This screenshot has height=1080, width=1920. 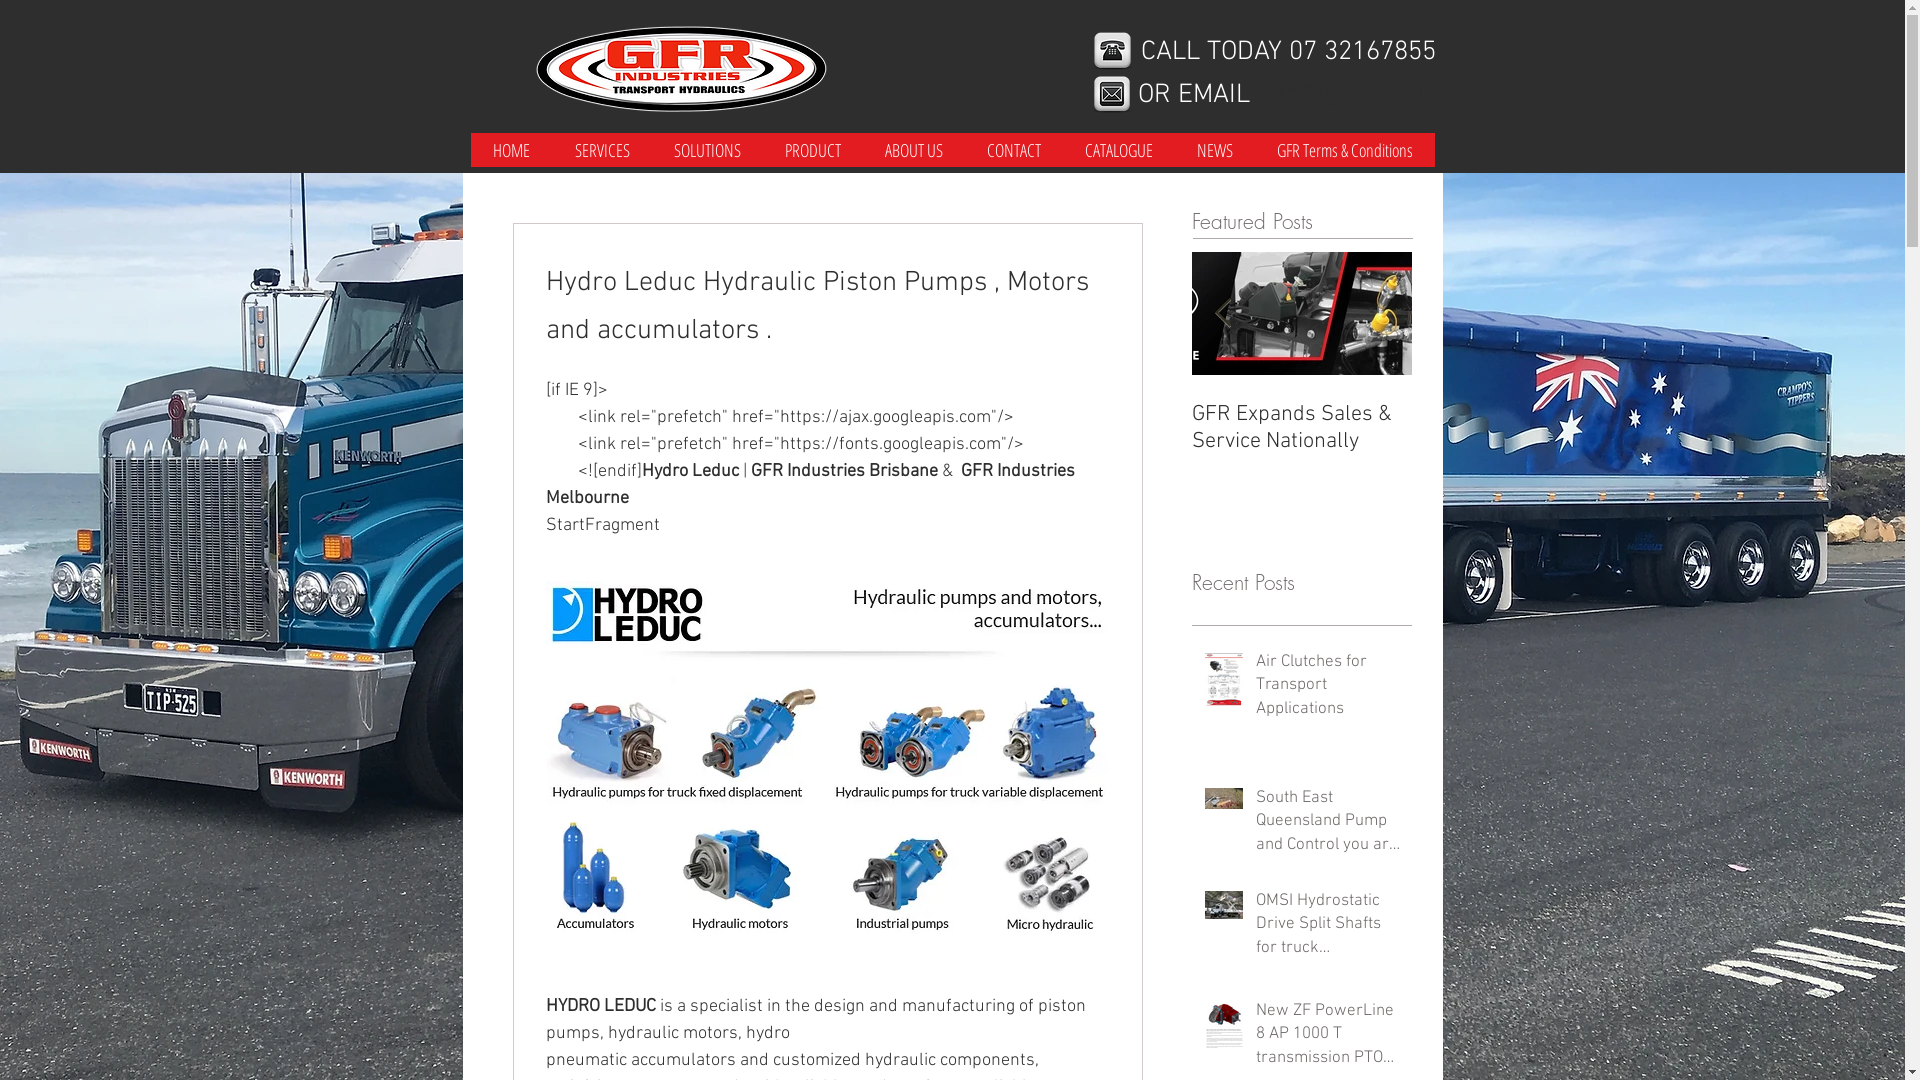 I want to click on 'CATALOGUE', so click(x=1117, y=149).